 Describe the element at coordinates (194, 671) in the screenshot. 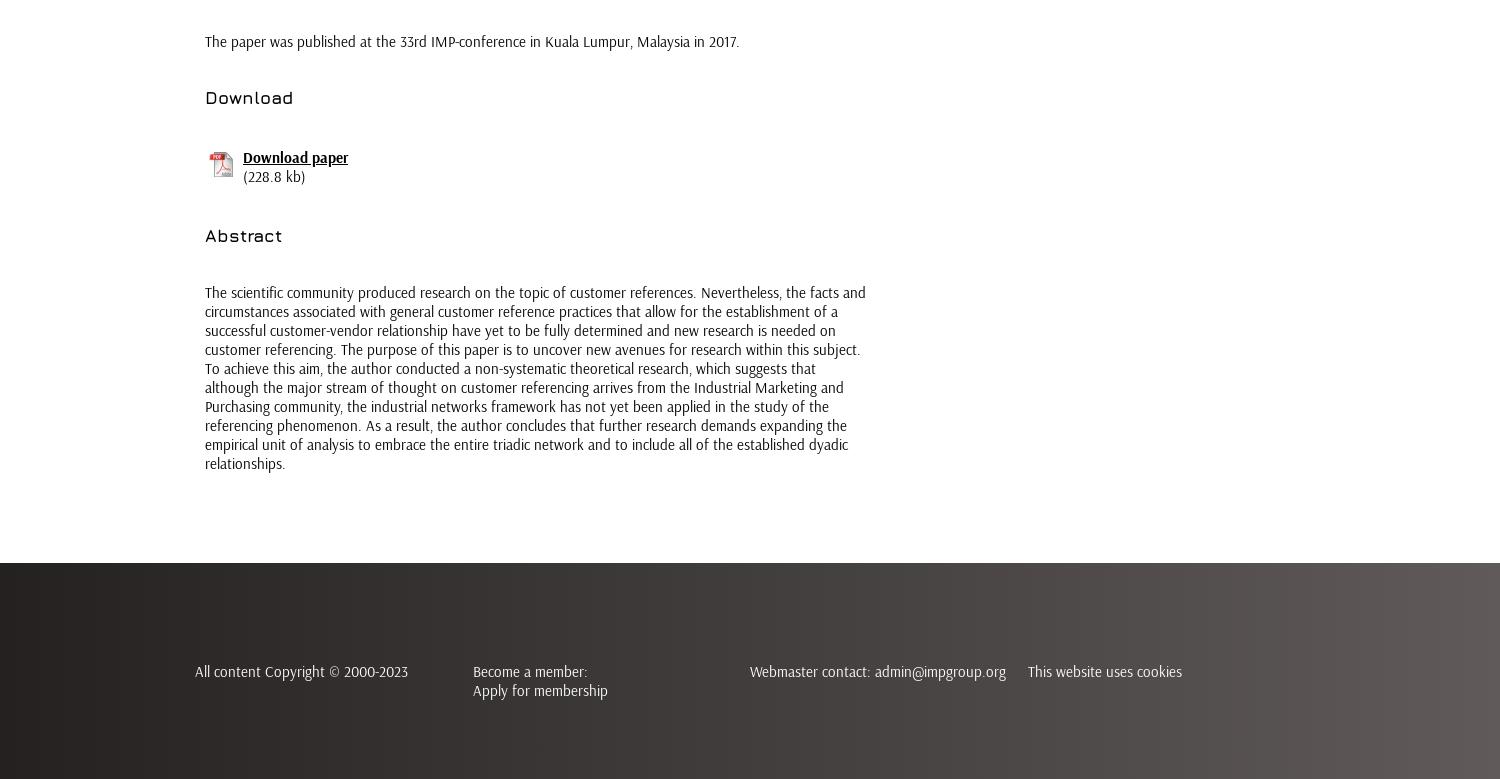

I see `'All content Copyright © 2000-2023'` at that location.